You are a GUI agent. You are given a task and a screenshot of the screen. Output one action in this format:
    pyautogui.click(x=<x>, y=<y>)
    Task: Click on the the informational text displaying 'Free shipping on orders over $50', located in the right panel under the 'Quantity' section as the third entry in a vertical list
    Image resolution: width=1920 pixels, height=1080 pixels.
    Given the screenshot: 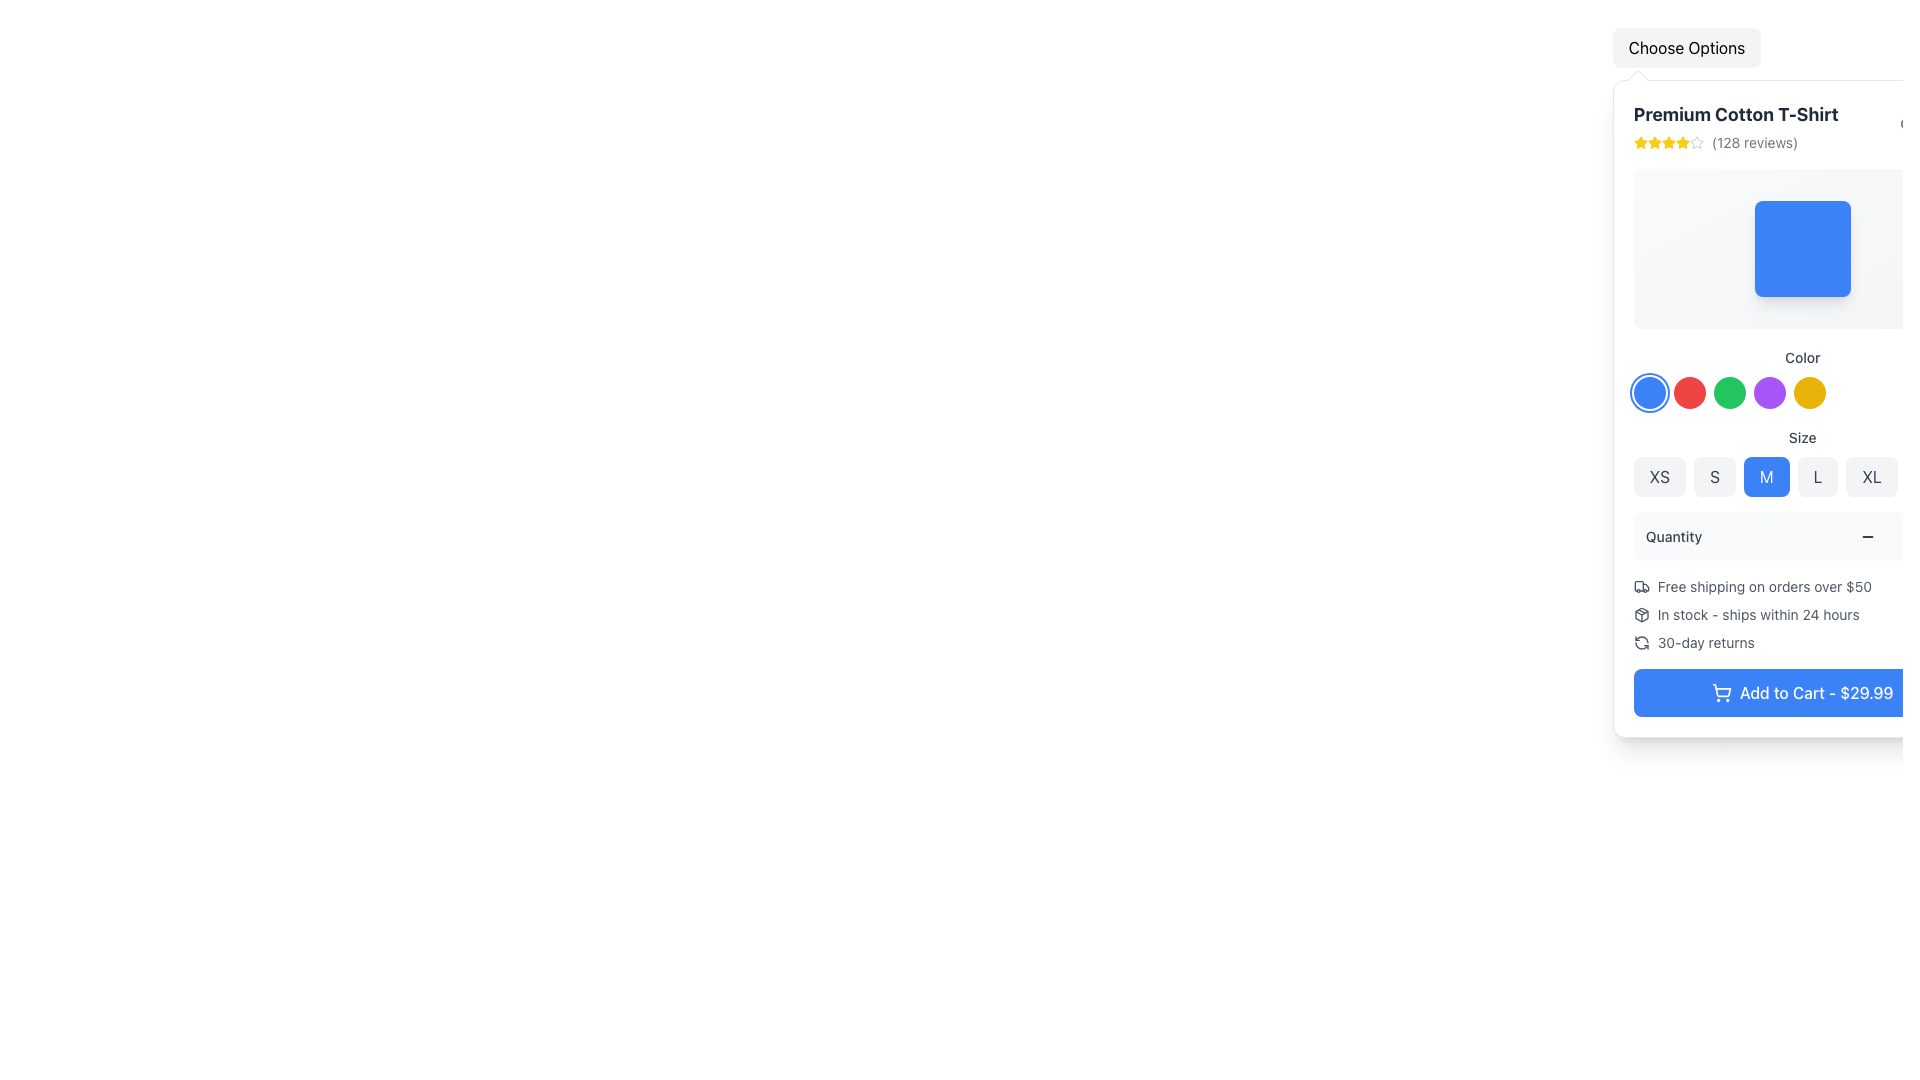 What is the action you would take?
    pyautogui.click(x=1764, y=585)
    